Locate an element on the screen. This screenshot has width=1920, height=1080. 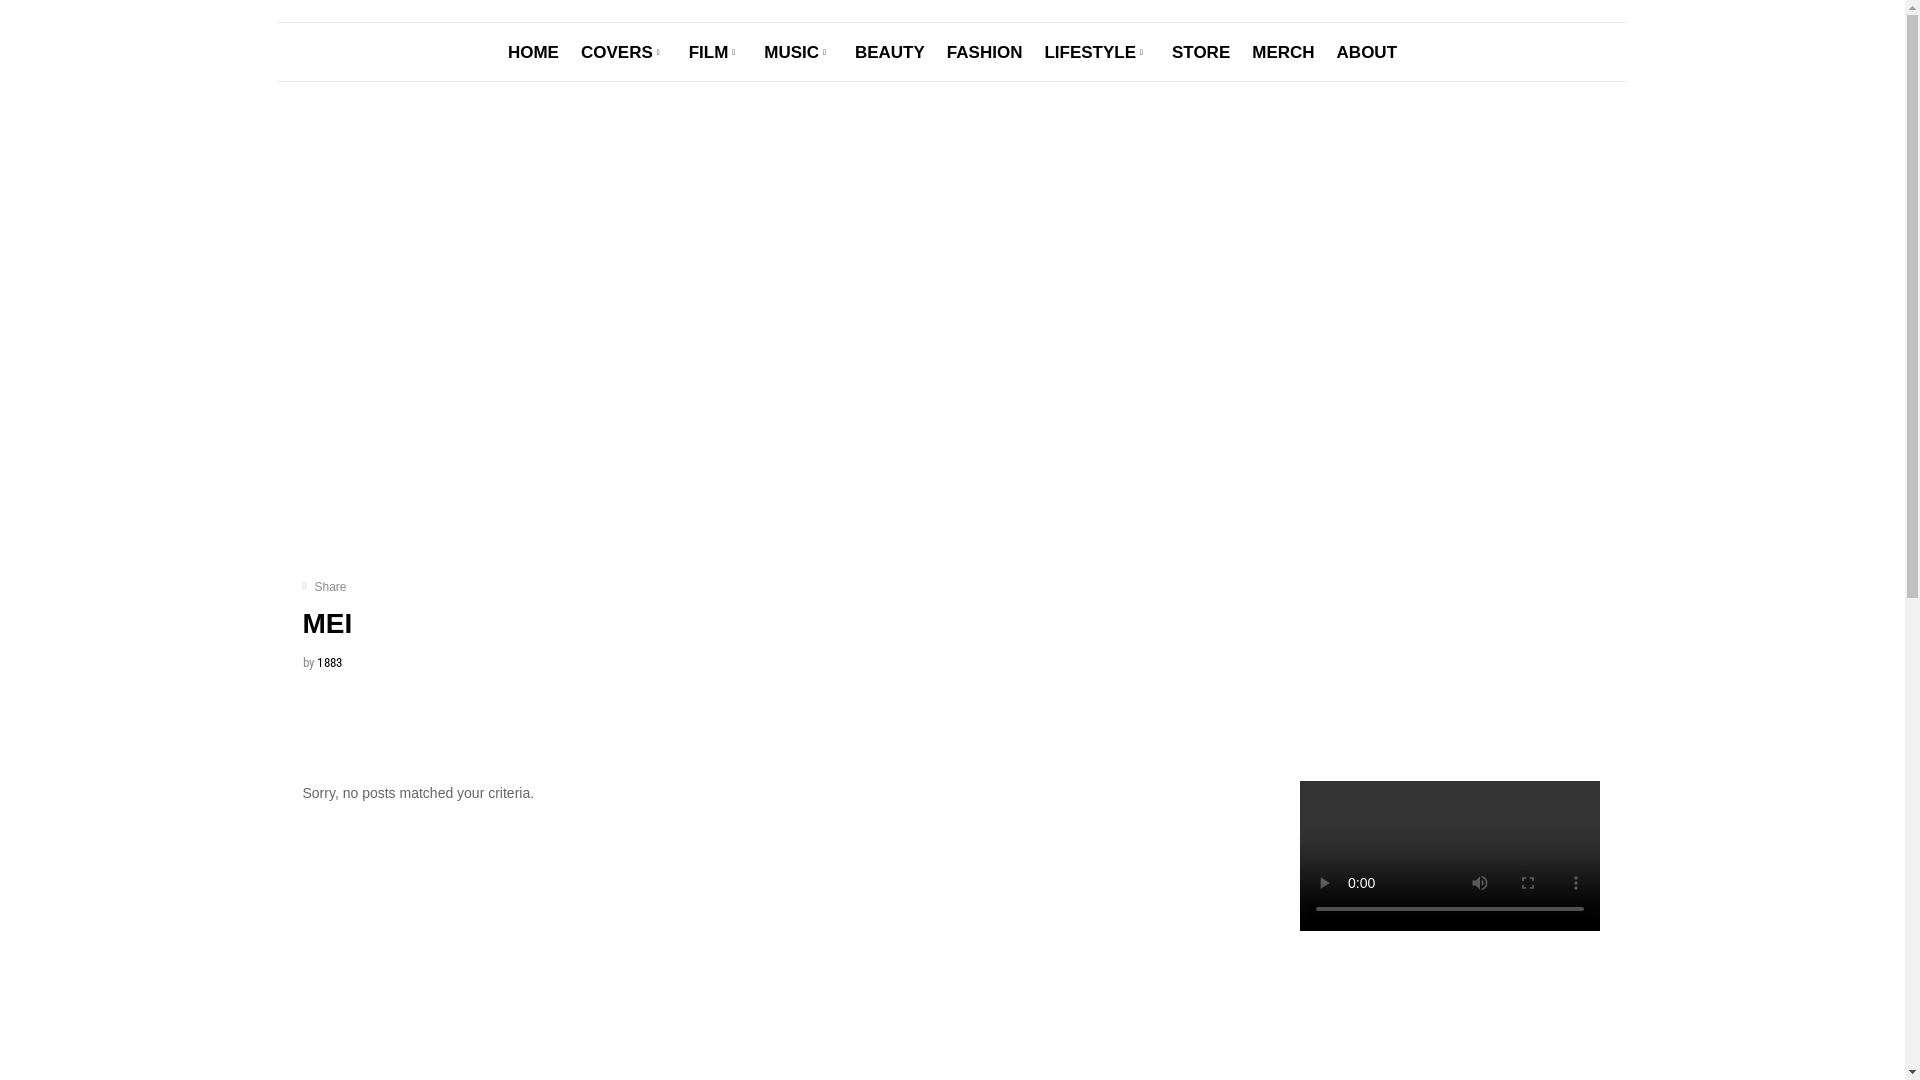
'Share' is located at coordinates (324, 585).